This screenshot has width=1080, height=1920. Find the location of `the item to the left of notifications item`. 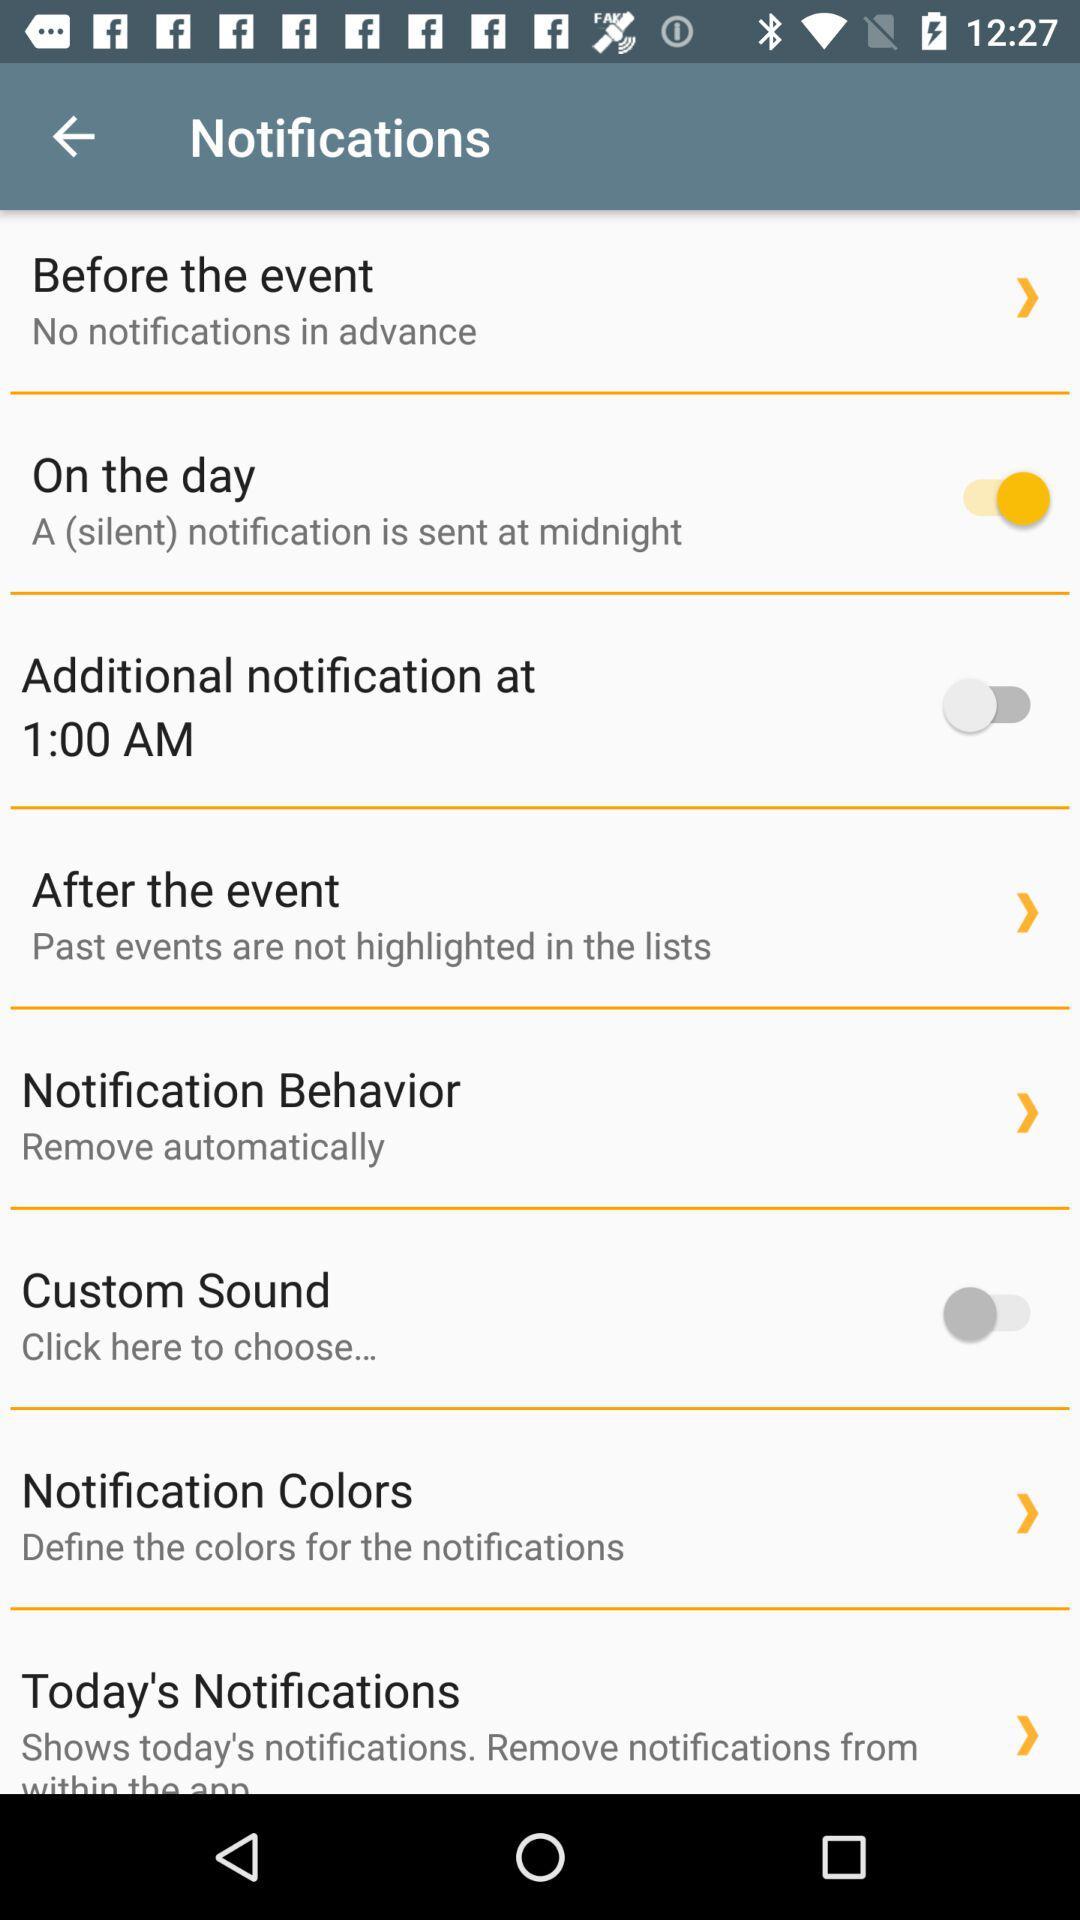

the item to the left of notifications item is located at coordinates (72, 135).